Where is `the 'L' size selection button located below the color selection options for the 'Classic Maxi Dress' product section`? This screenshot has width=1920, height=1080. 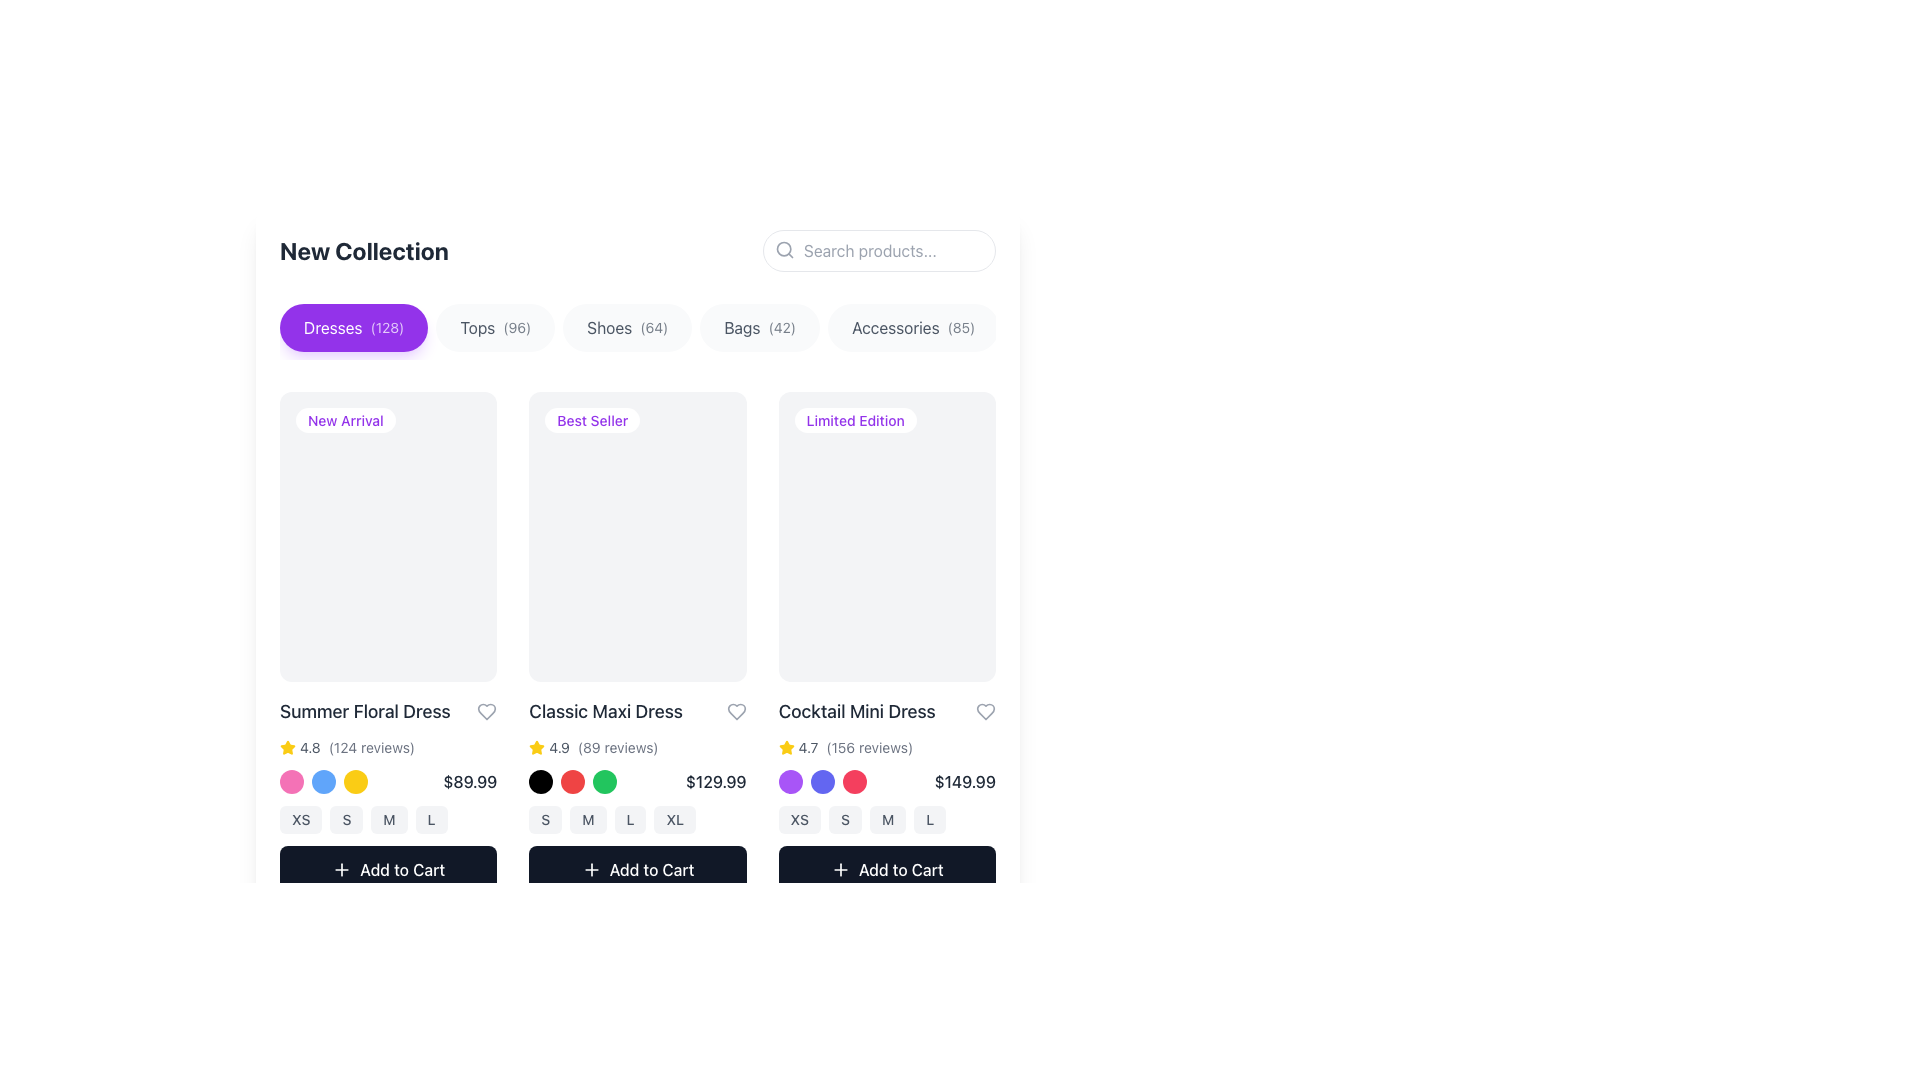 the 'L' size selection button located below the color selection options for the 'Classic Maxi Dress' product section is located at coordinates (629, 819).